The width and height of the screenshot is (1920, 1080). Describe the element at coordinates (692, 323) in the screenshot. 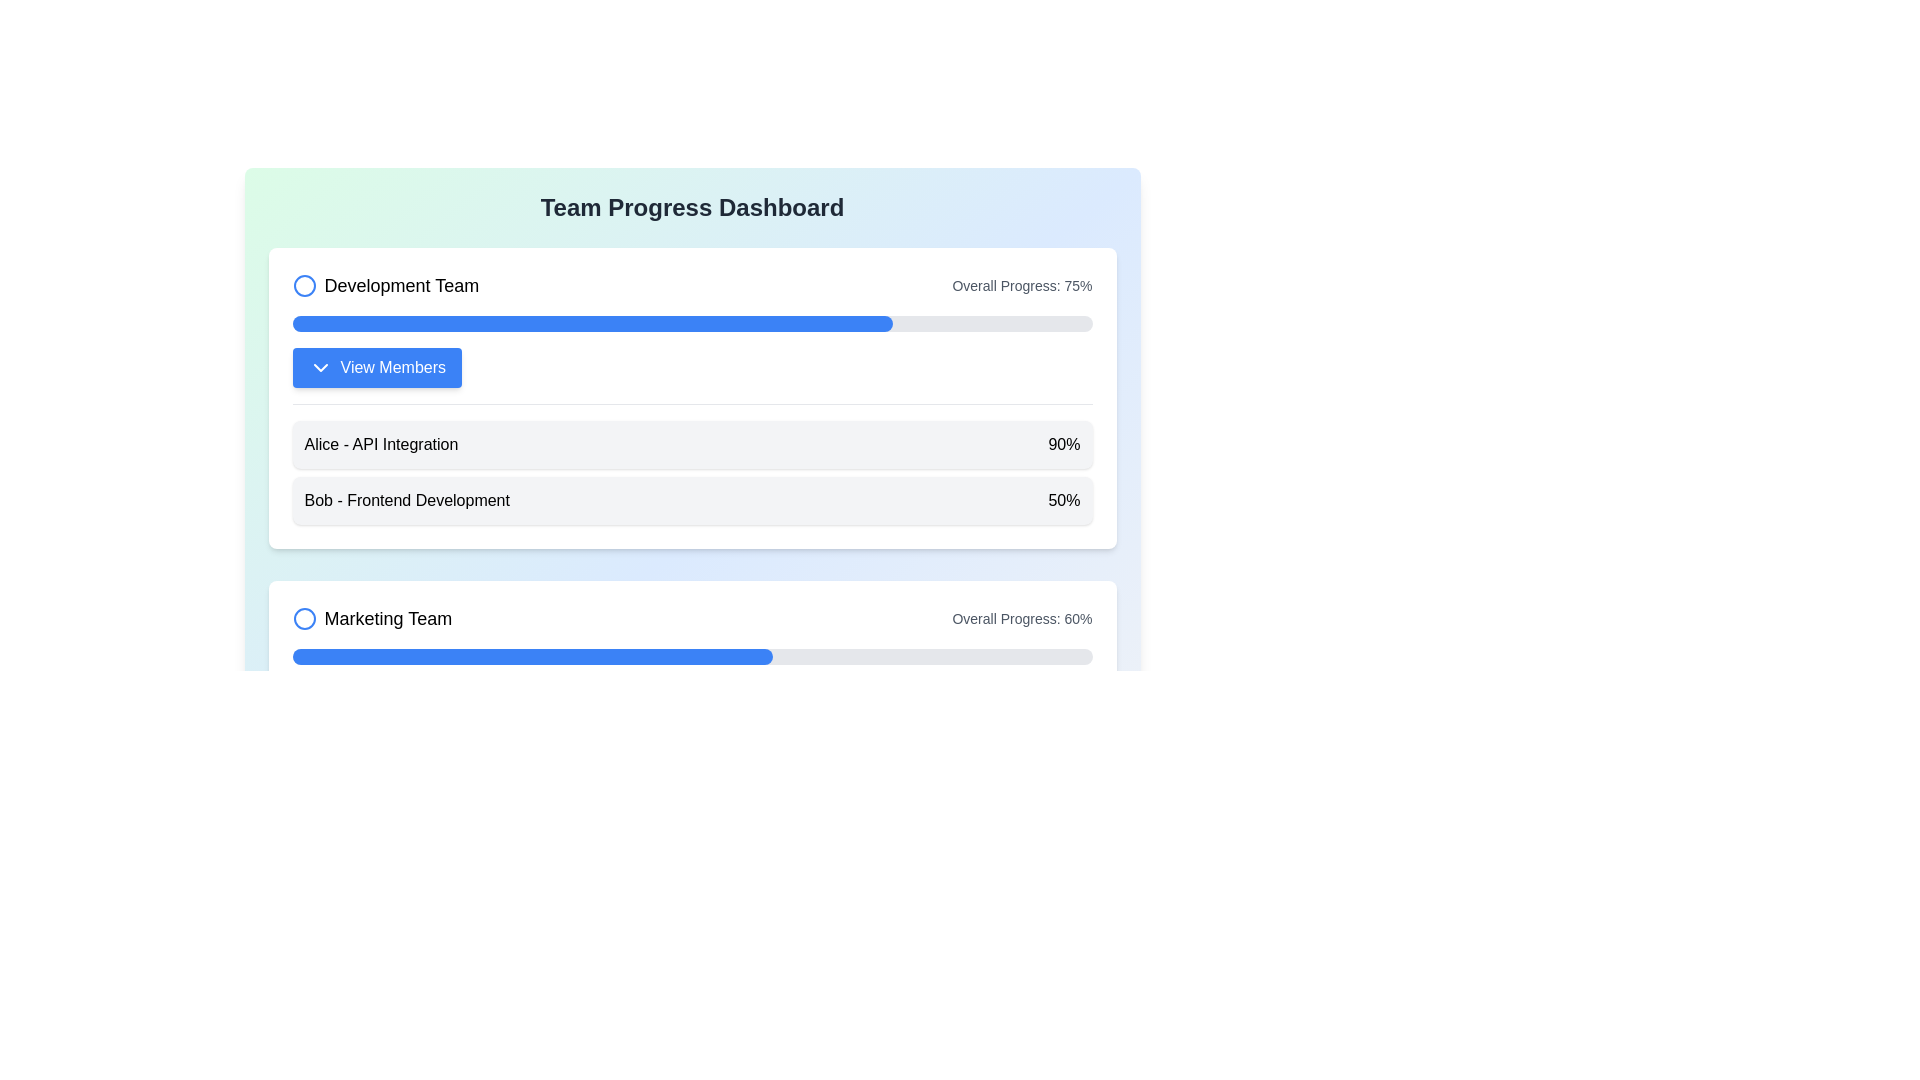

I see `the visual representation of the progress on the progress bar located below the 'Development Team' section header, which indicates 75% completion` at that location.